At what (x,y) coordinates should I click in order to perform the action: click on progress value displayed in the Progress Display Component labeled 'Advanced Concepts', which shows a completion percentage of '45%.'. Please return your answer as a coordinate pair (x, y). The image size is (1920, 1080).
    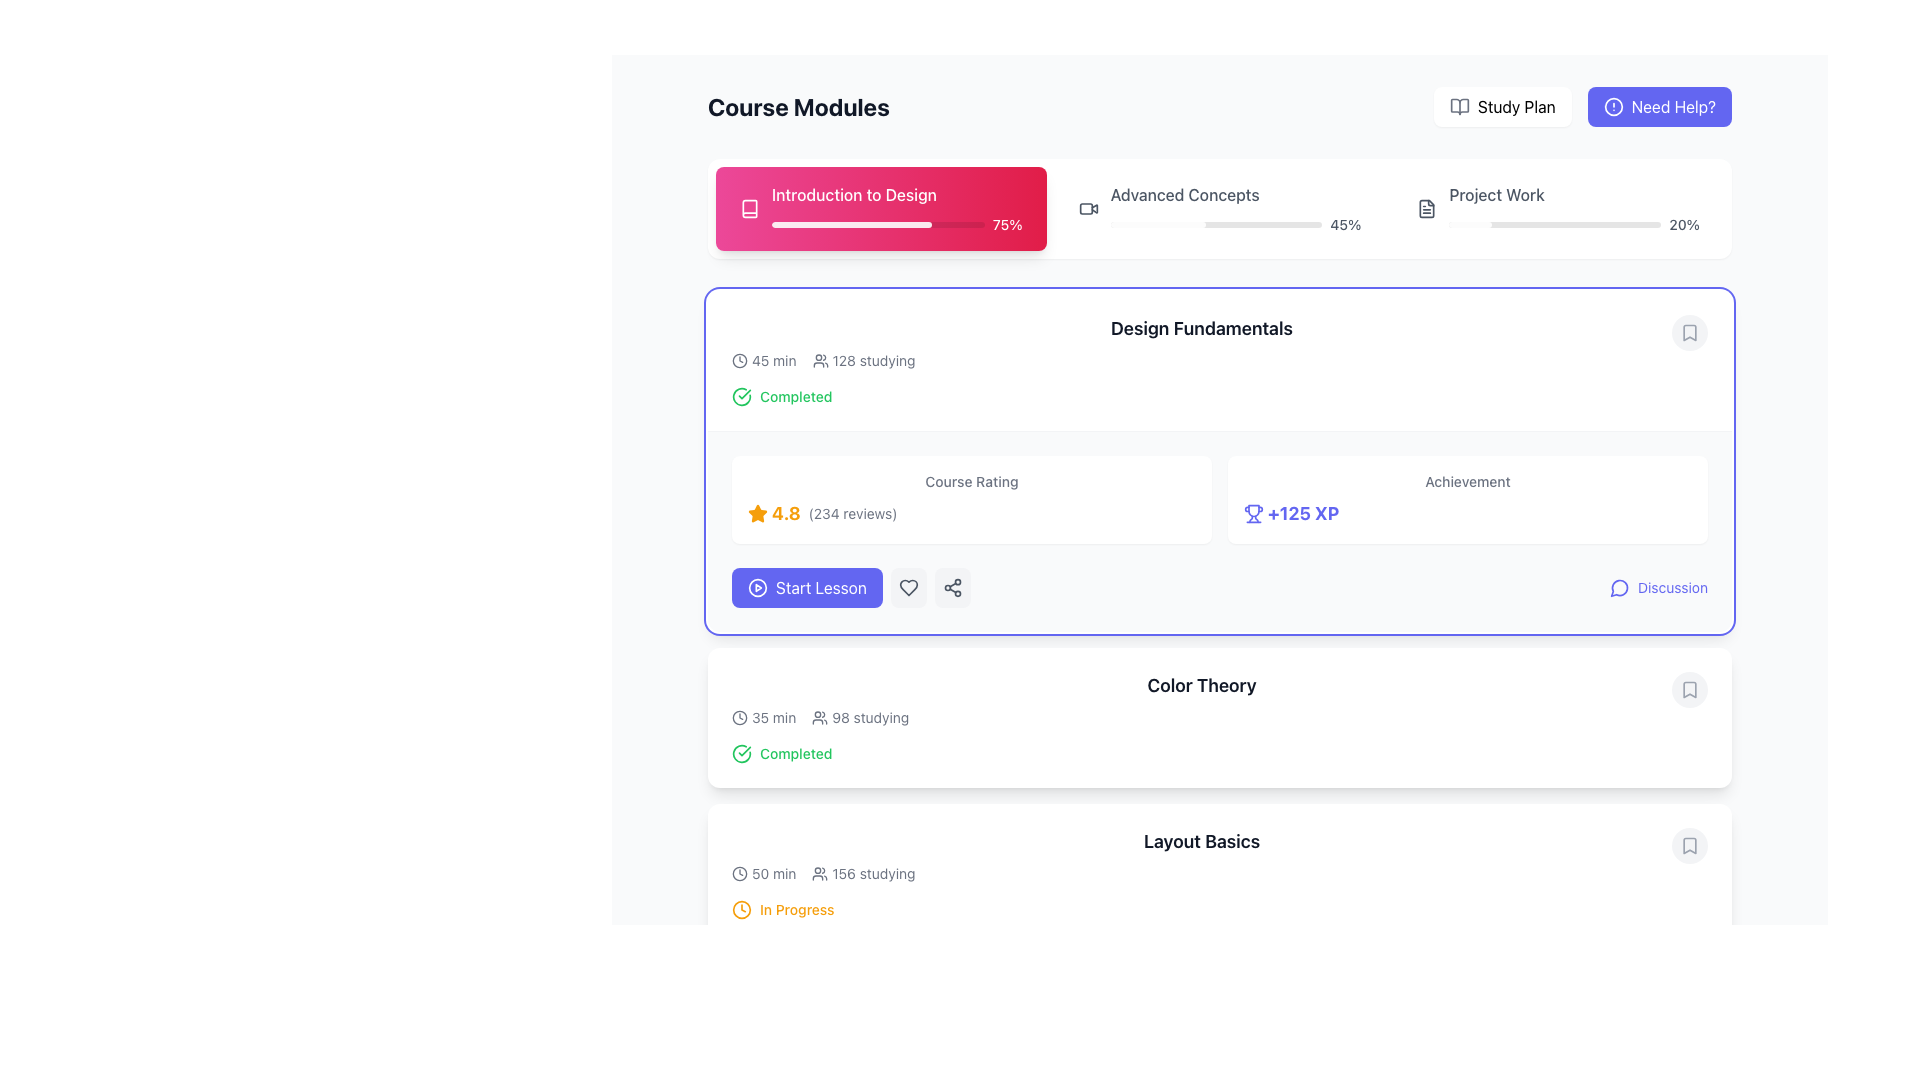
    Looking at the image, I should click on (1235, 208).